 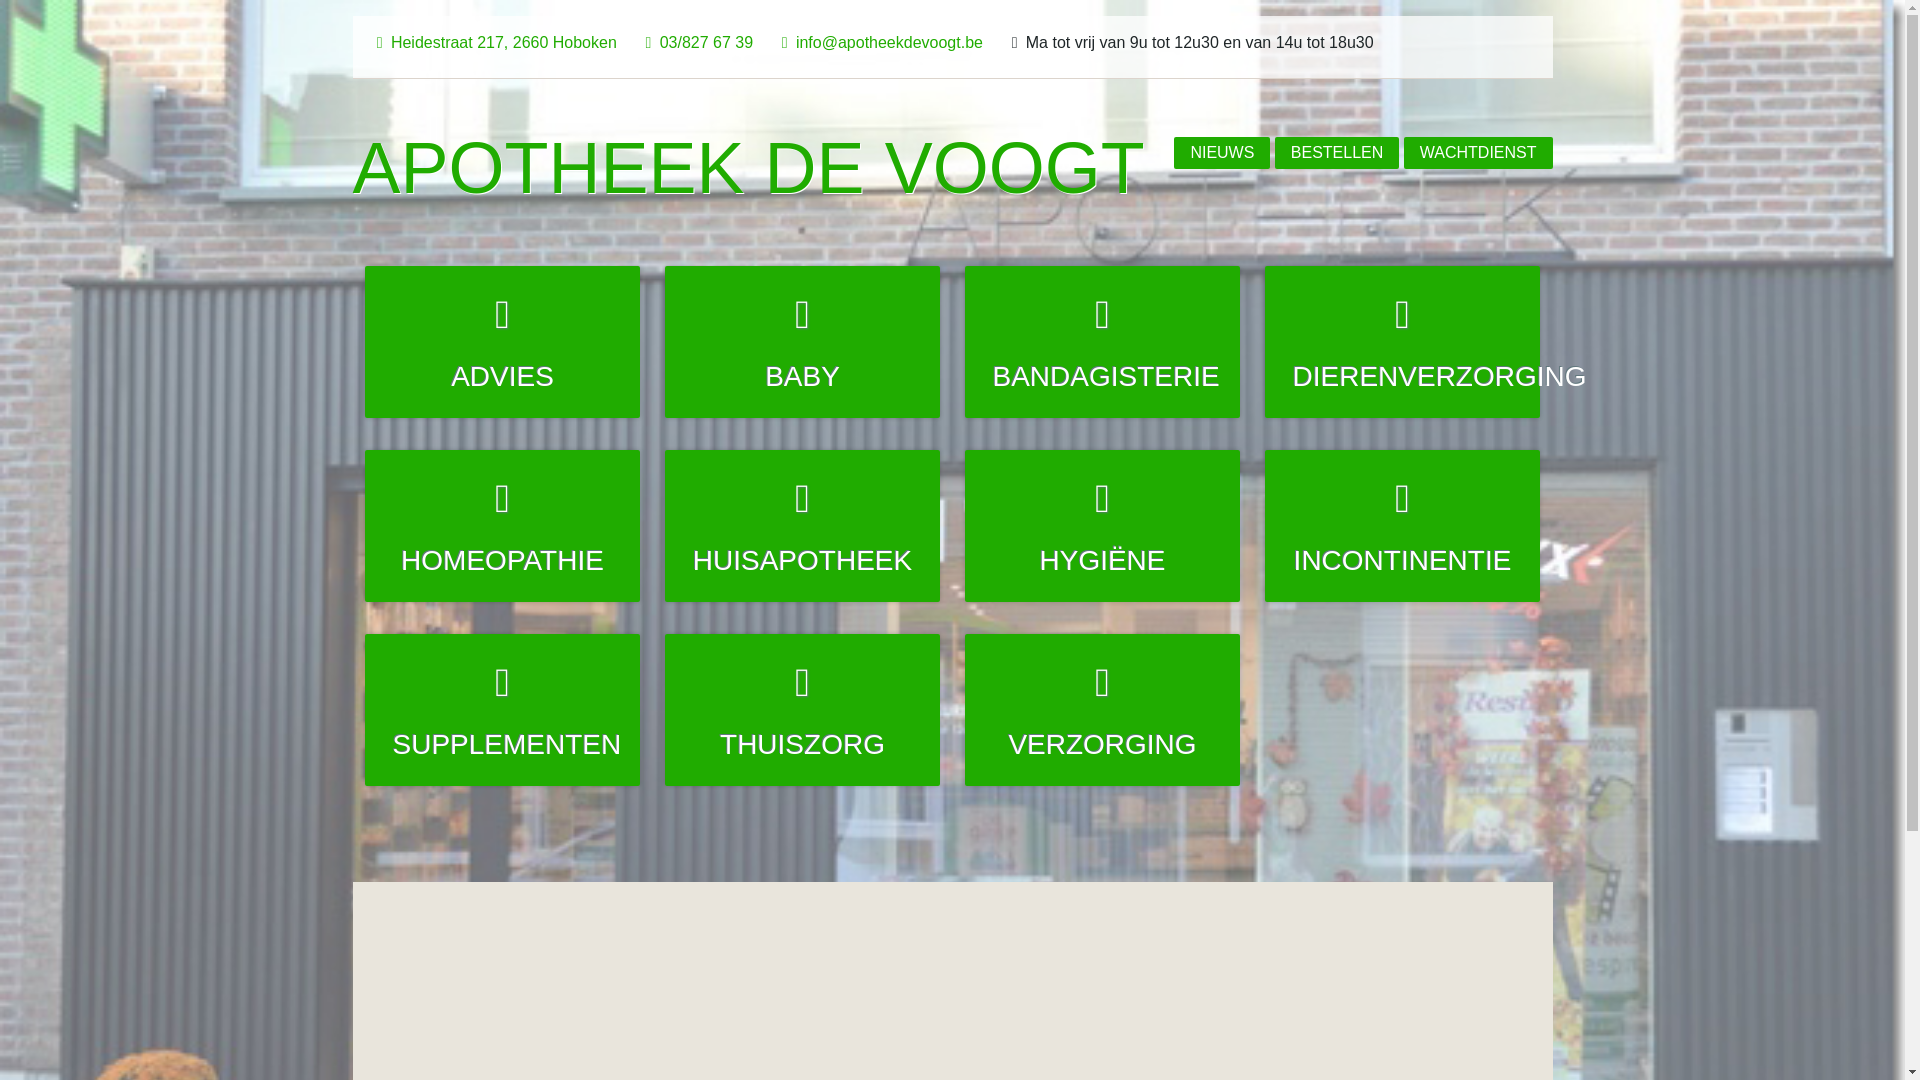 I want to click on '03/827 67 39', so click(x=695, y=42).